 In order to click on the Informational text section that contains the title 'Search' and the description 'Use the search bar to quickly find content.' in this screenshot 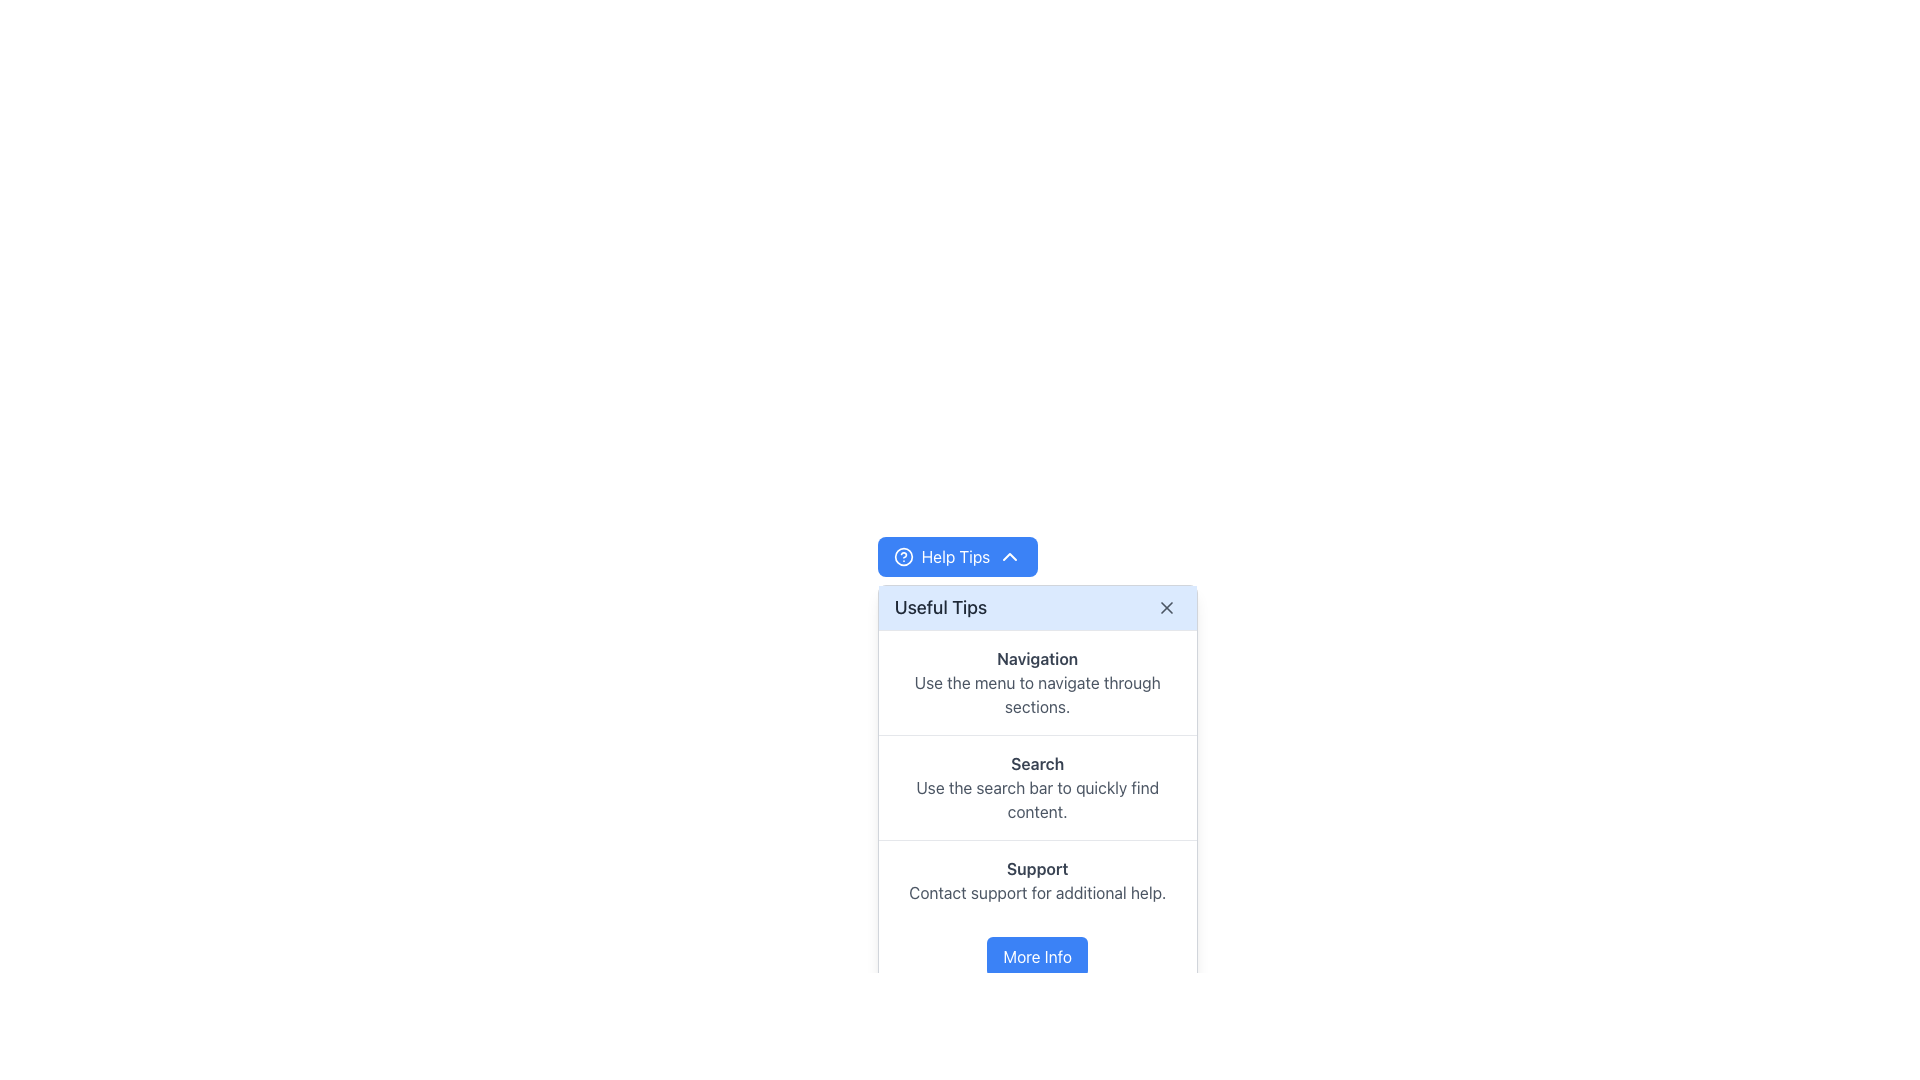, I will do `click(1037, 786)`.